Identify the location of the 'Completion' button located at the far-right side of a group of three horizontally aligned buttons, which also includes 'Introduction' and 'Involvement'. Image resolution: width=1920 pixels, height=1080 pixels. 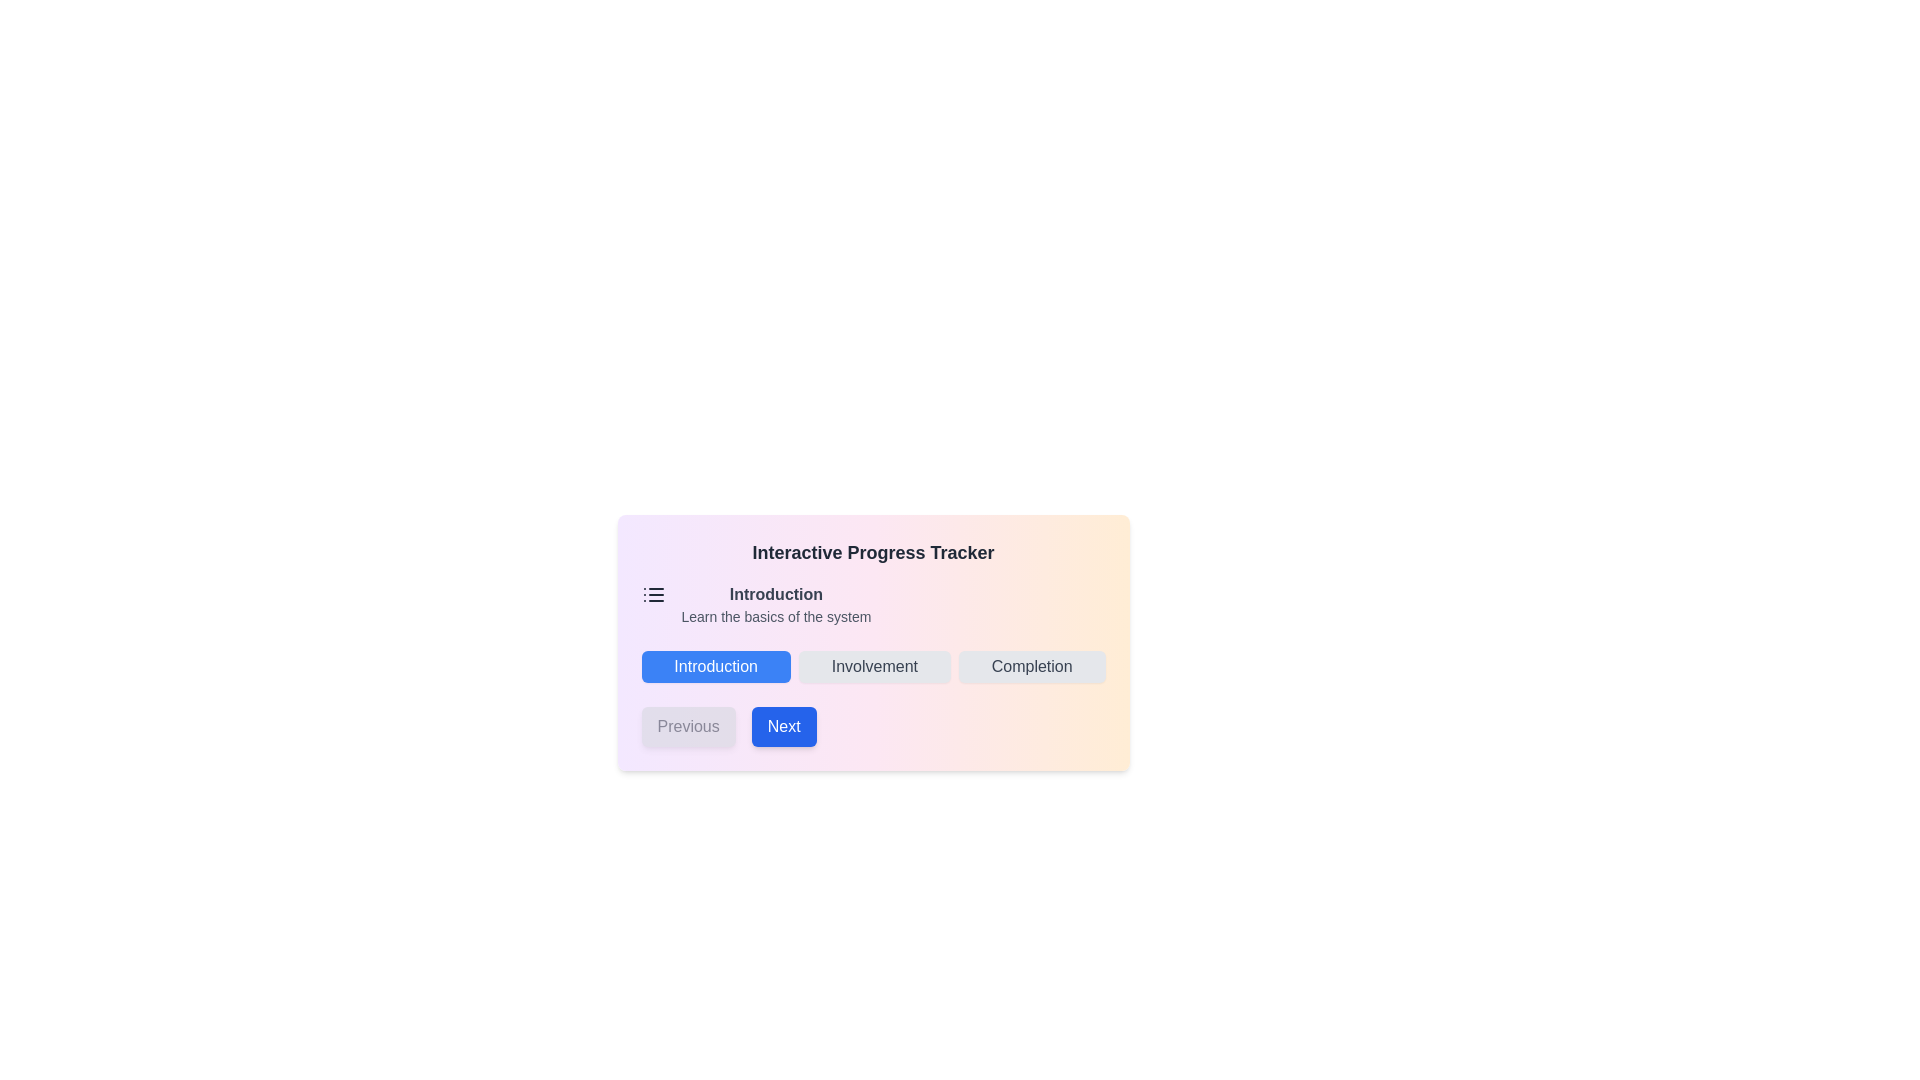
(1032, 667).